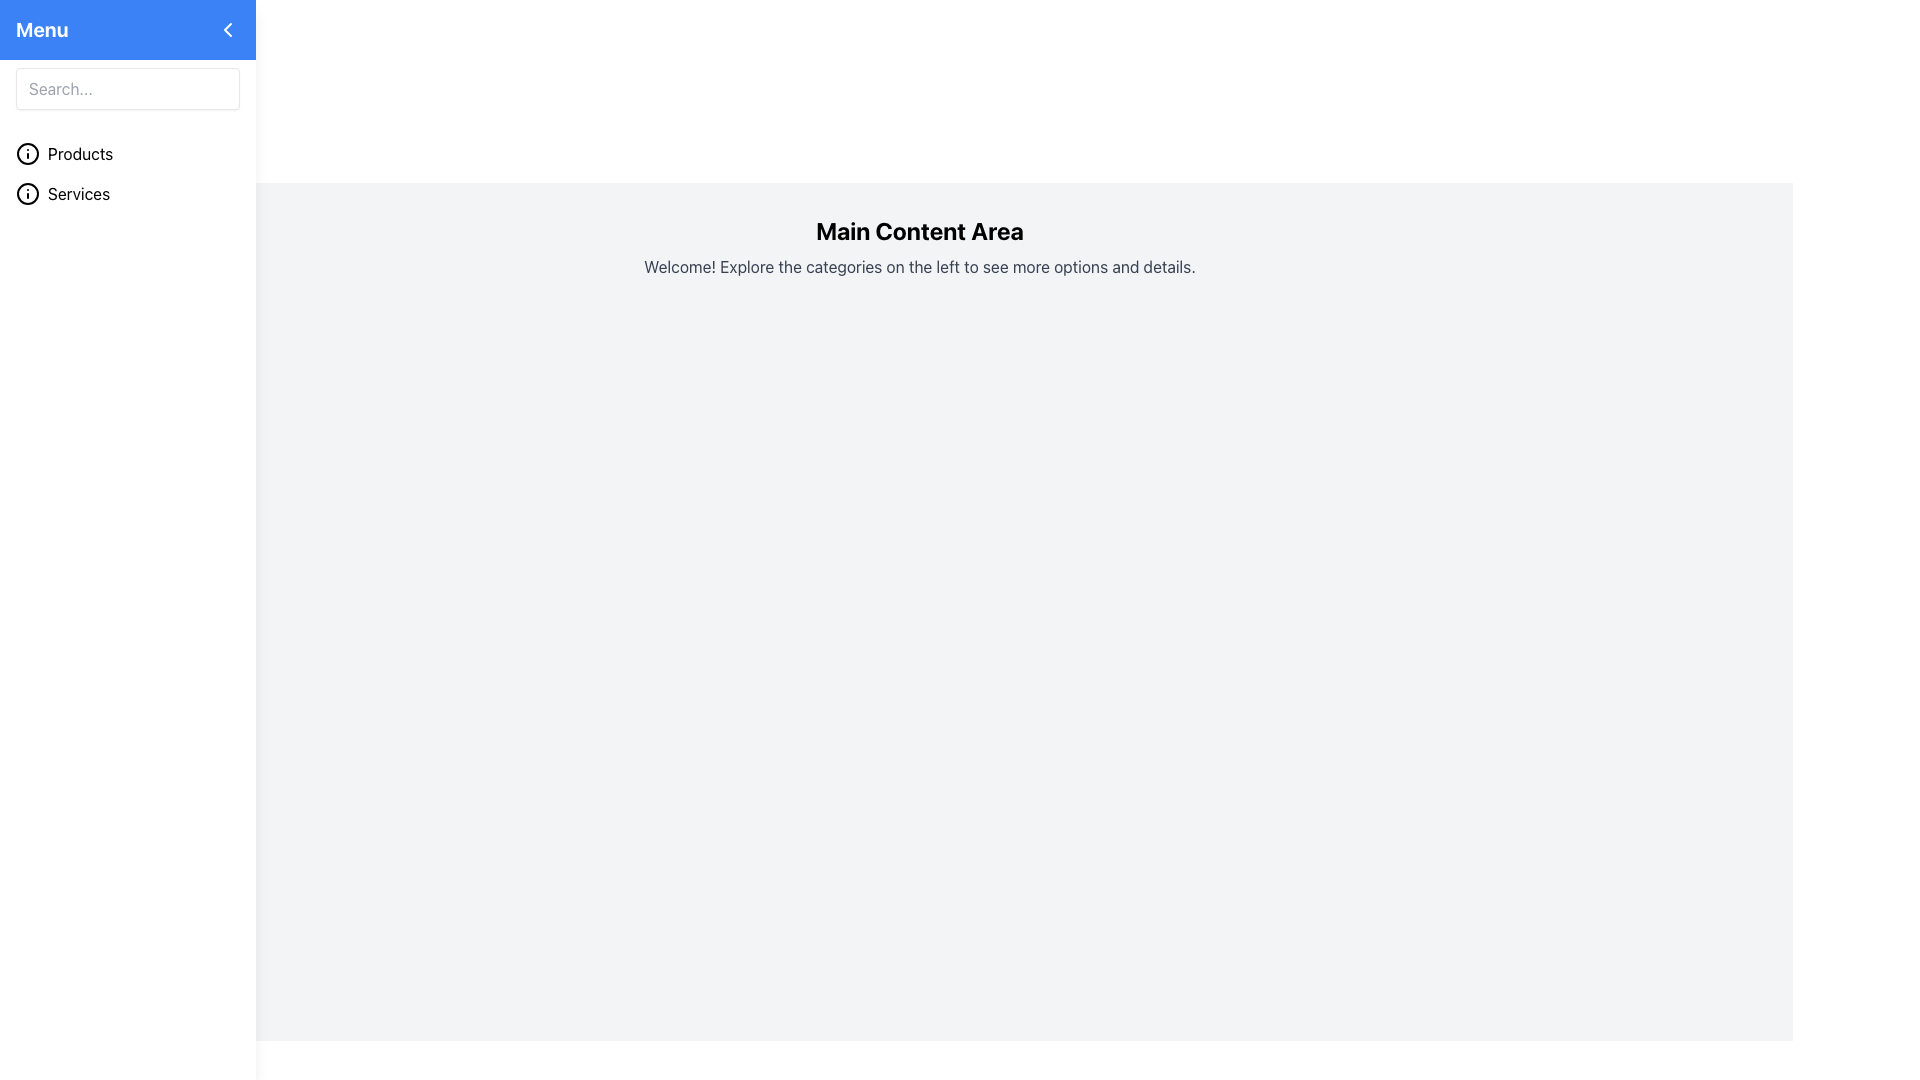  What do you see at coordinates (28, 153) in the screenshot?
I see `the information icon located in the left-side menu panel, directly to the left of the 'Products' text in its list entry` at bounding box center [28, 153].